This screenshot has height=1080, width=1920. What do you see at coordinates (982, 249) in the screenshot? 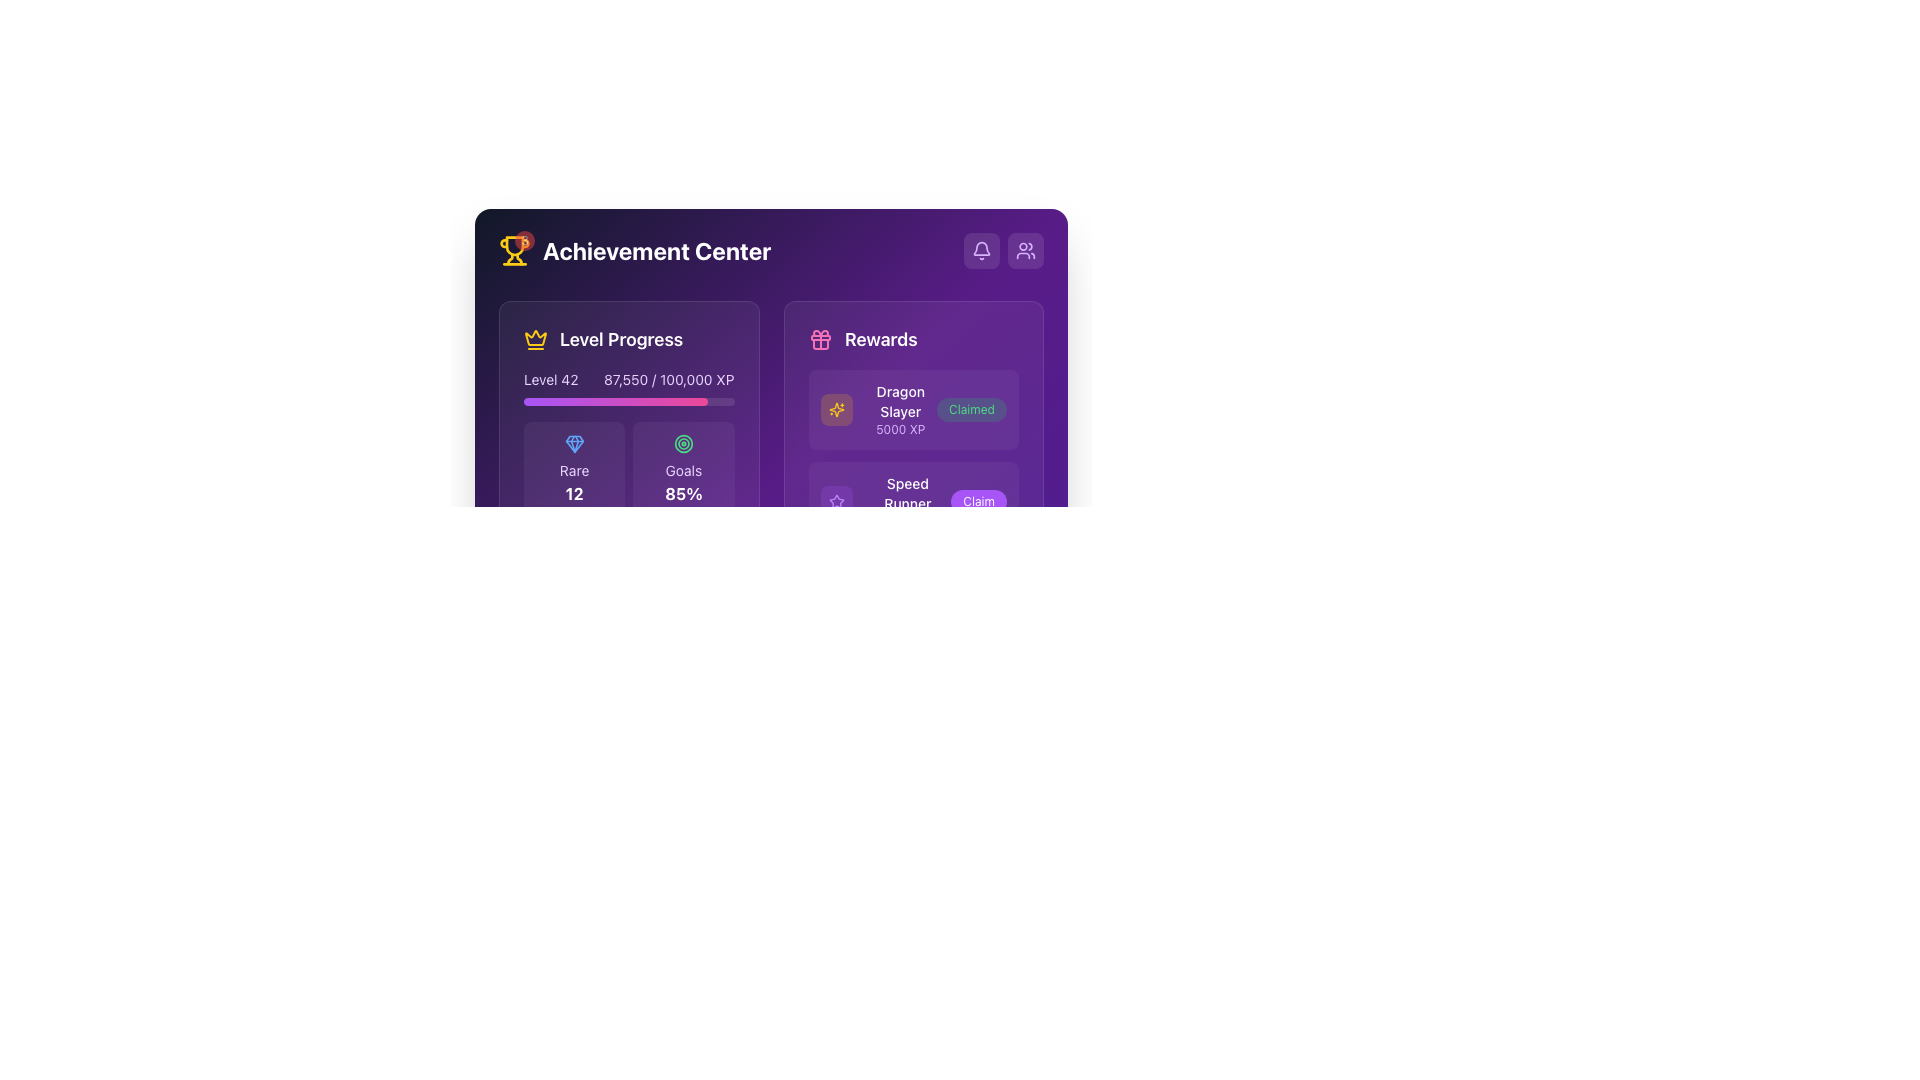
I see `the bell icon button with a purple hue located at the top-right corner of the interface` at bounding box center [982, 249].